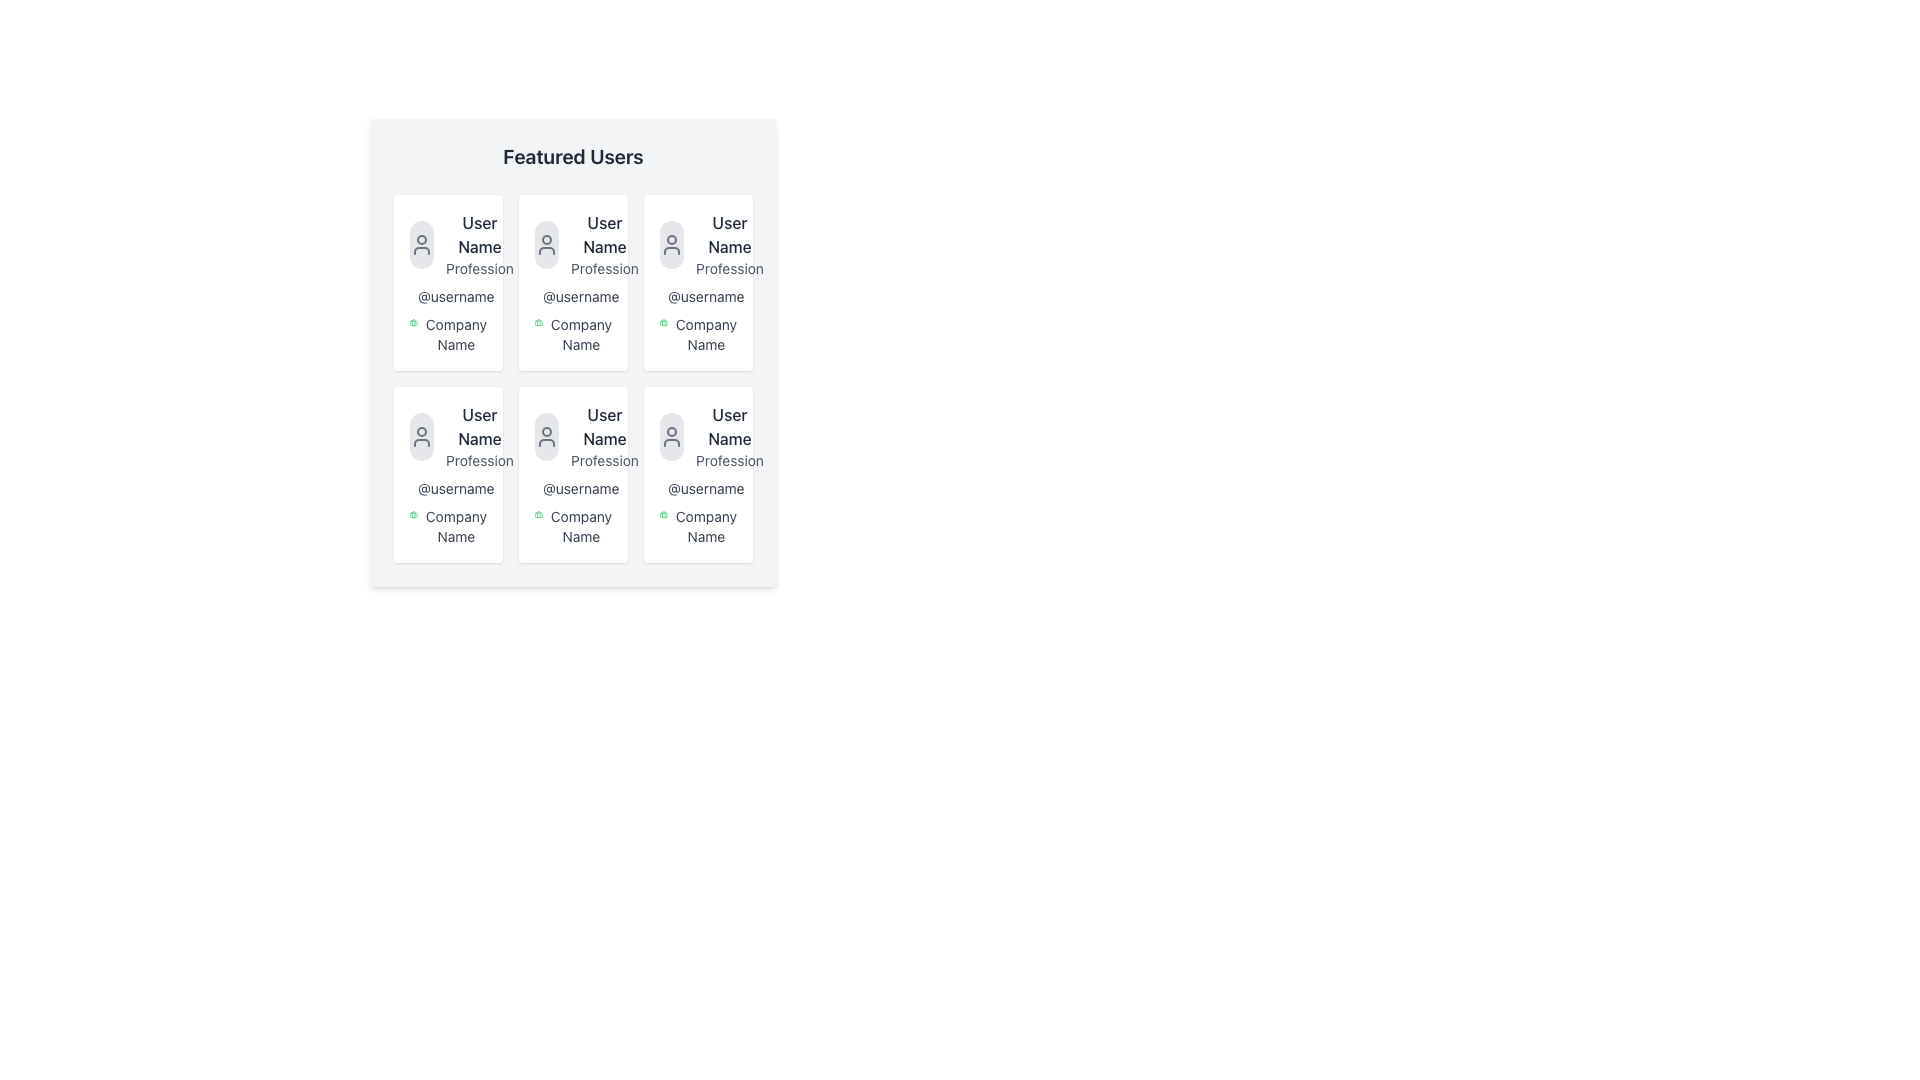 This screenshot has height=1080, width=1920. I want to click on the static text label displaying 'User Name' styled in medium font weight and dark gray color, located at the top of the user card under the avatar icon, so click(480, 234).